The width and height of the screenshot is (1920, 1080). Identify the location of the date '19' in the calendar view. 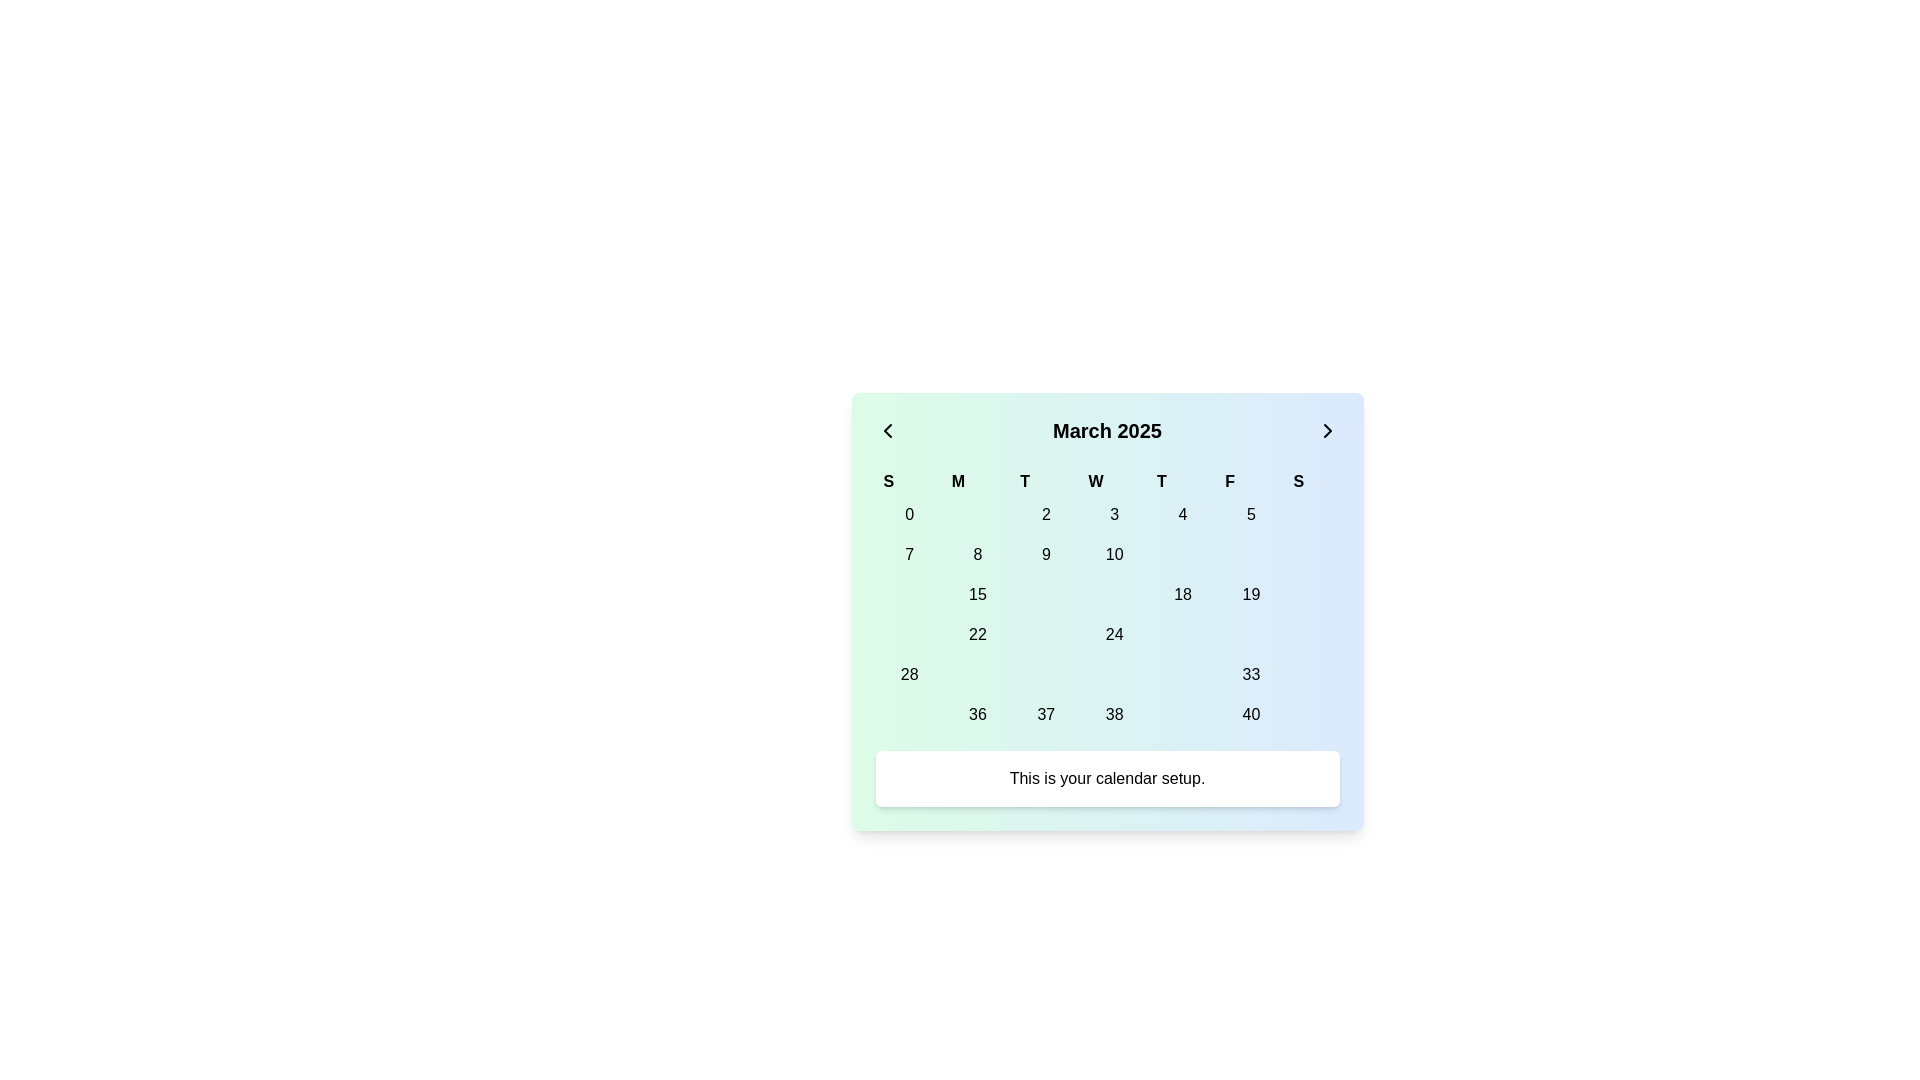
(1250, 593).